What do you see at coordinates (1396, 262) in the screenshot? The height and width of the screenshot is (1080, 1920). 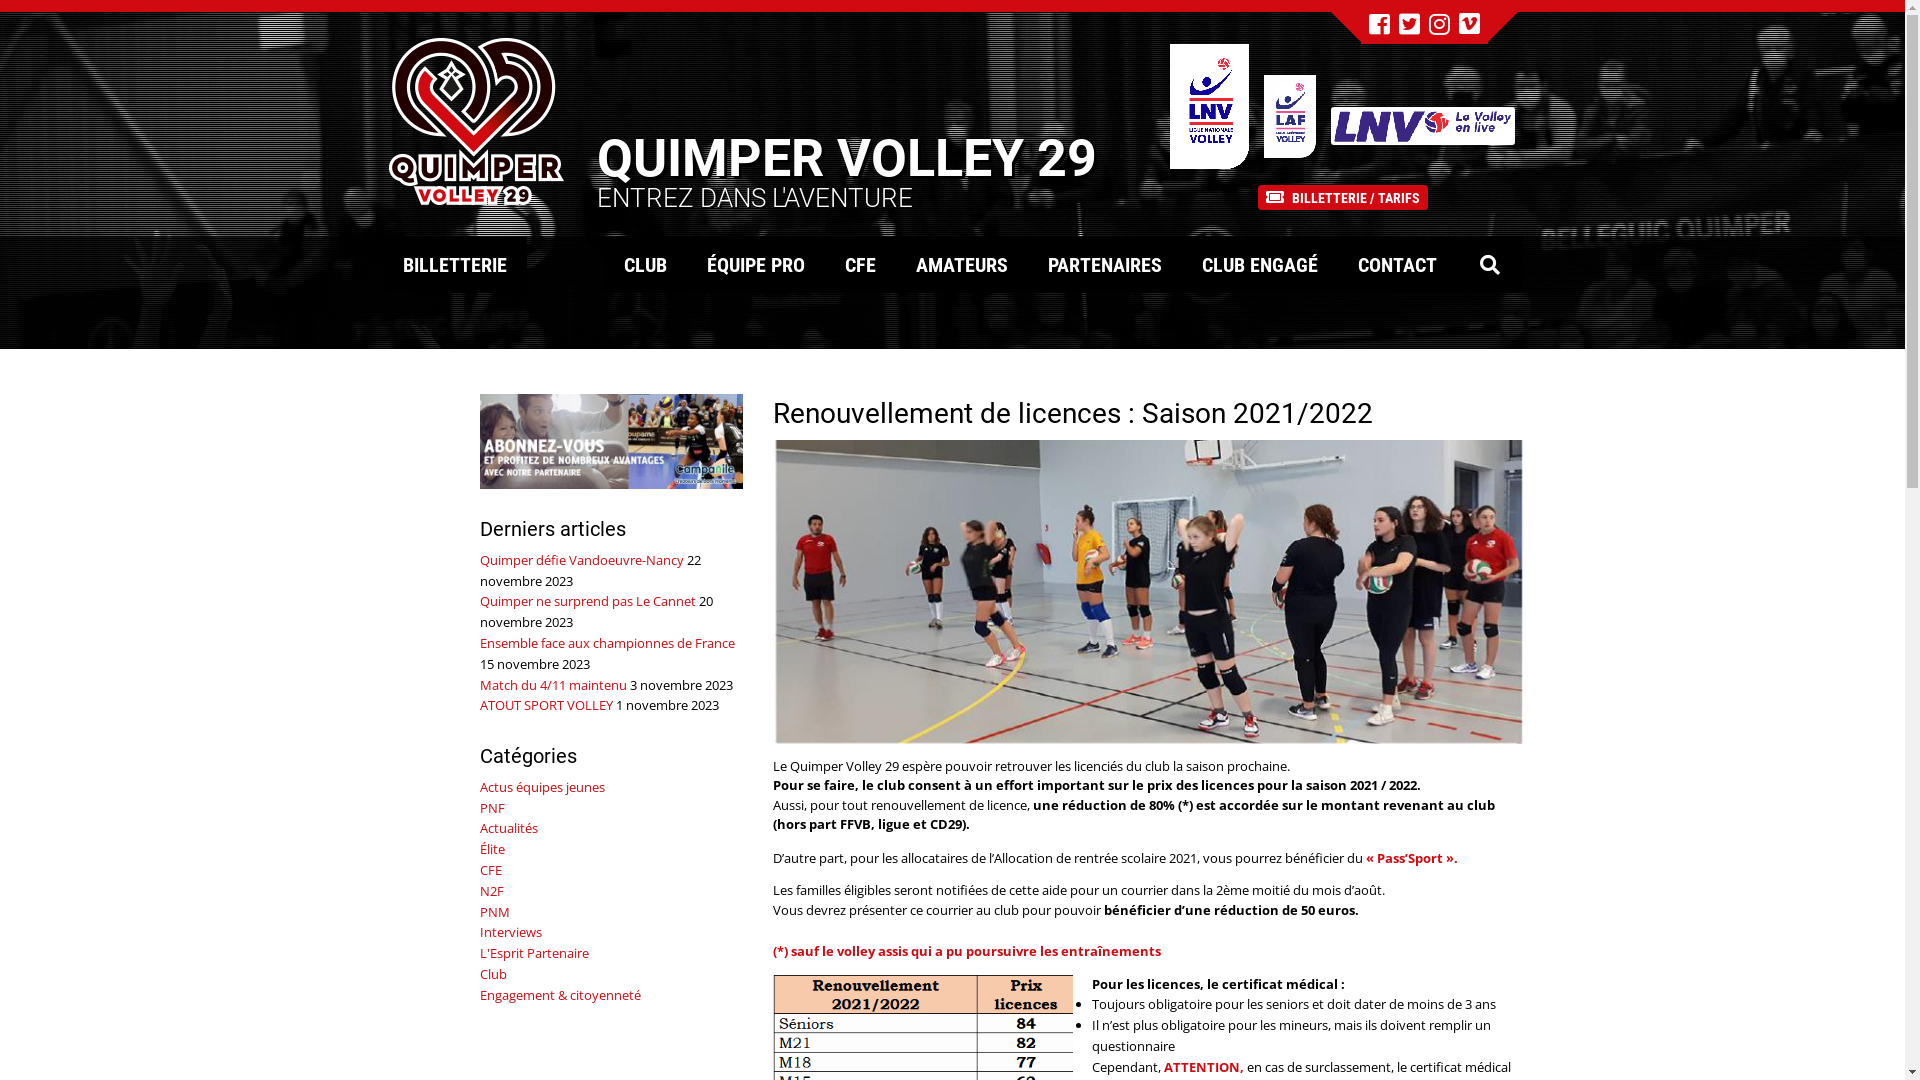 I see `'CONTACT'` at bounding box center [1396, 262].